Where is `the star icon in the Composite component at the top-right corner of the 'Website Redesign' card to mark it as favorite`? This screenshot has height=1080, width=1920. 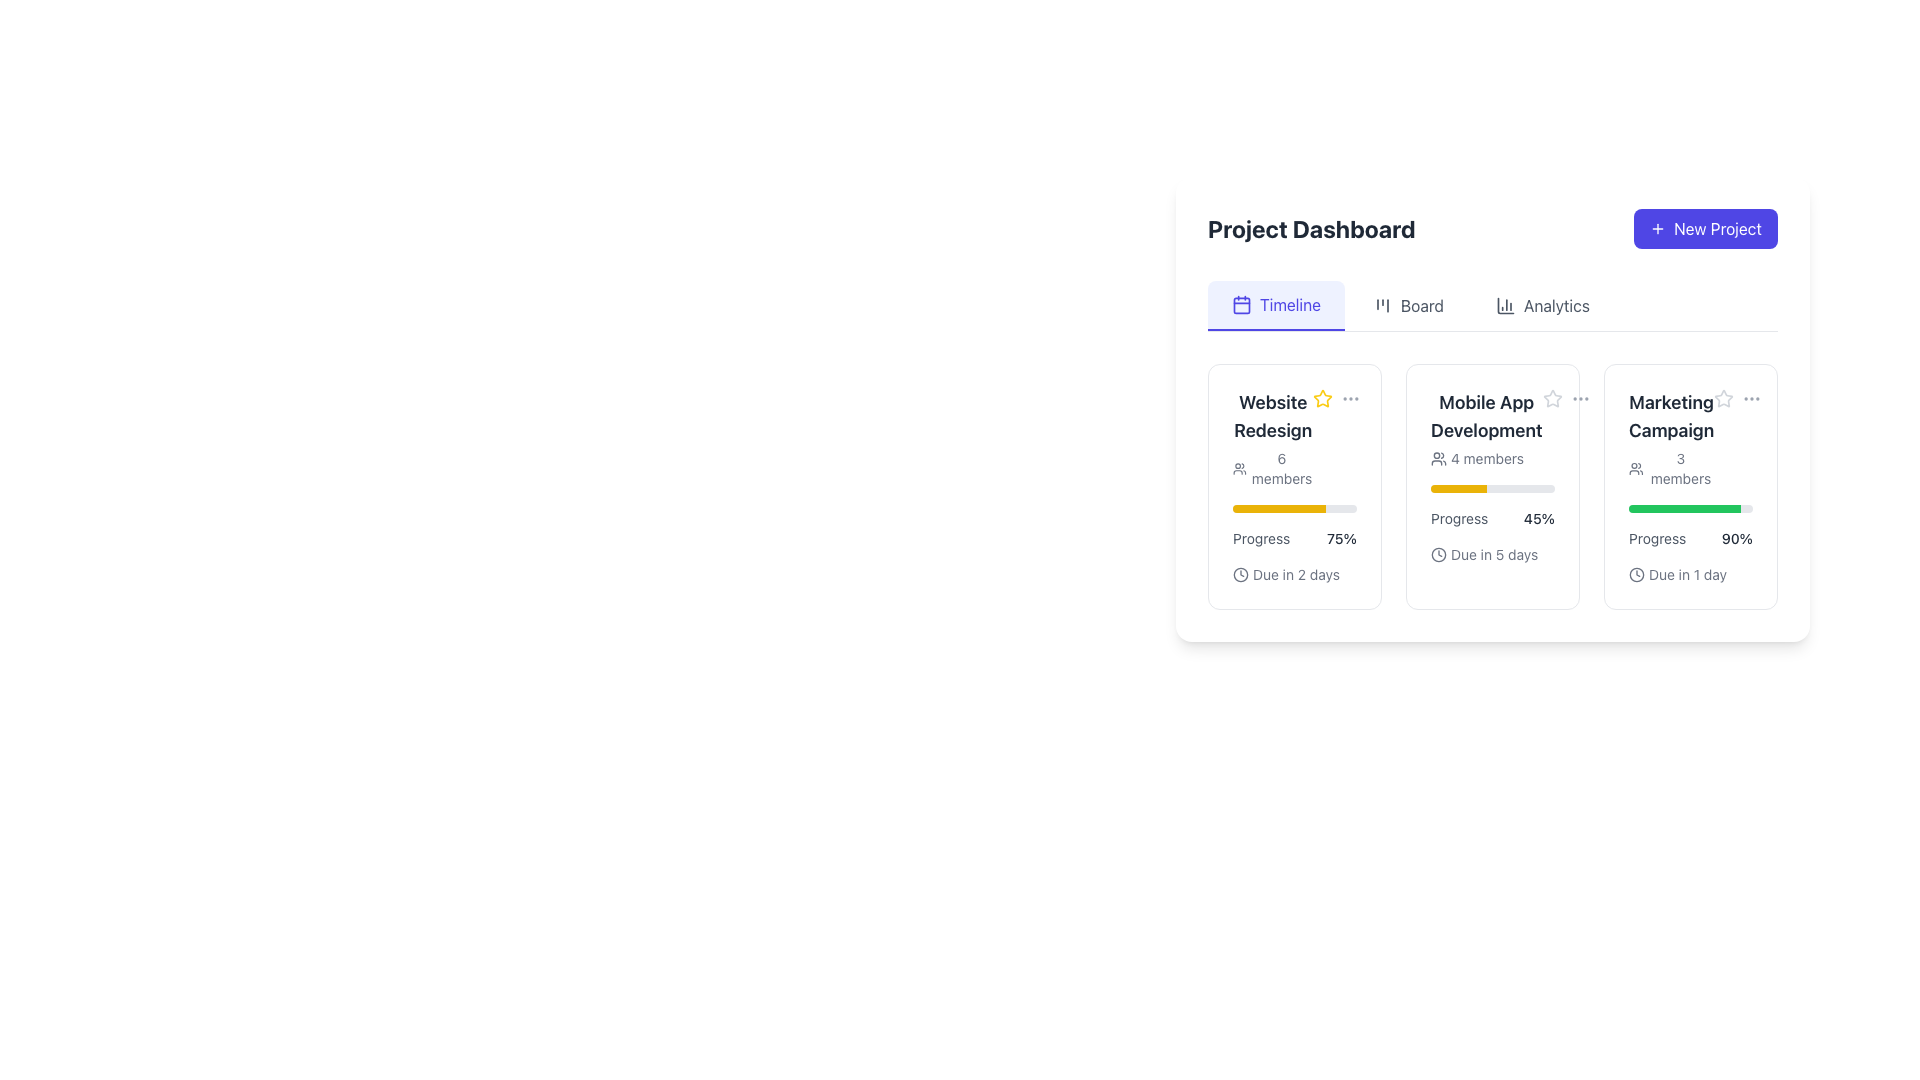 the star icon in the Composite component at the top-right corner of the 'Website Redesign' card to mark it as favorite is located at coordinates (1337, 398).